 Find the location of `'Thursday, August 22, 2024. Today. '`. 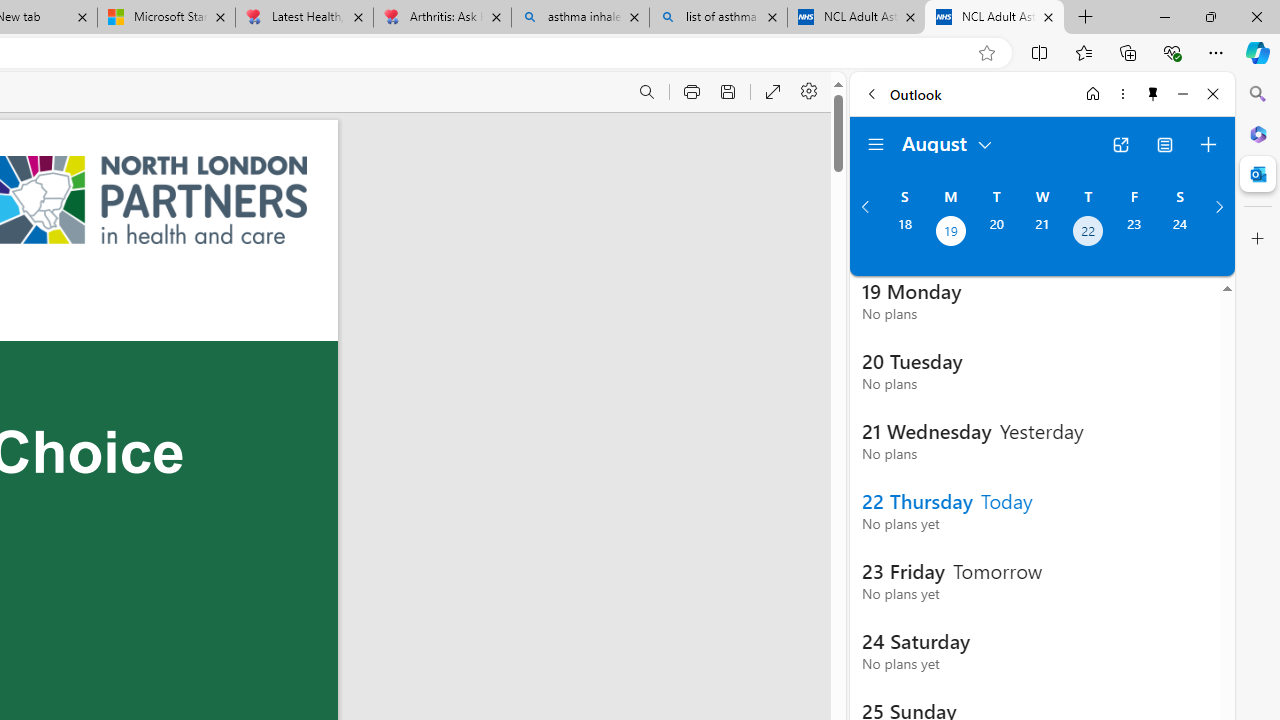

'Thursday, August 22, 2024. Today. ' is located at coordinates (1087, 232).